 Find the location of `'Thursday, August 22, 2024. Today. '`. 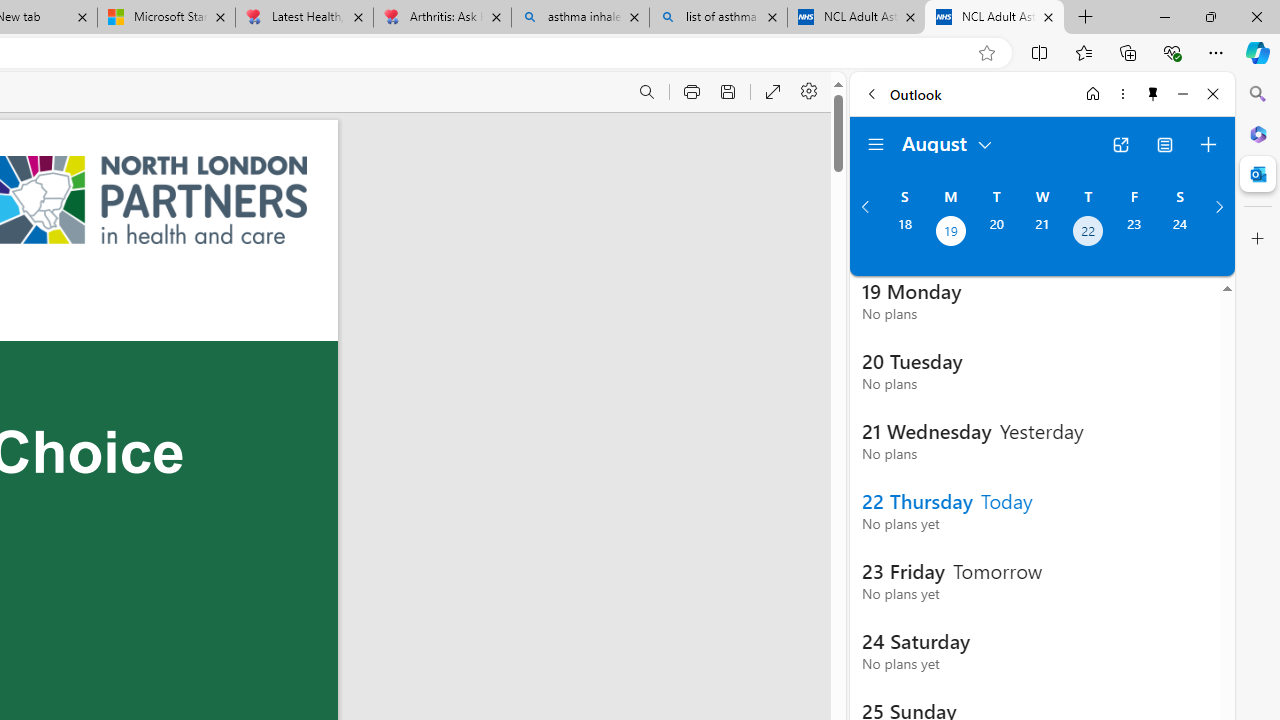

'Thursday, August 22, 2024. Today. ' is located at coordinates (1087, 232).